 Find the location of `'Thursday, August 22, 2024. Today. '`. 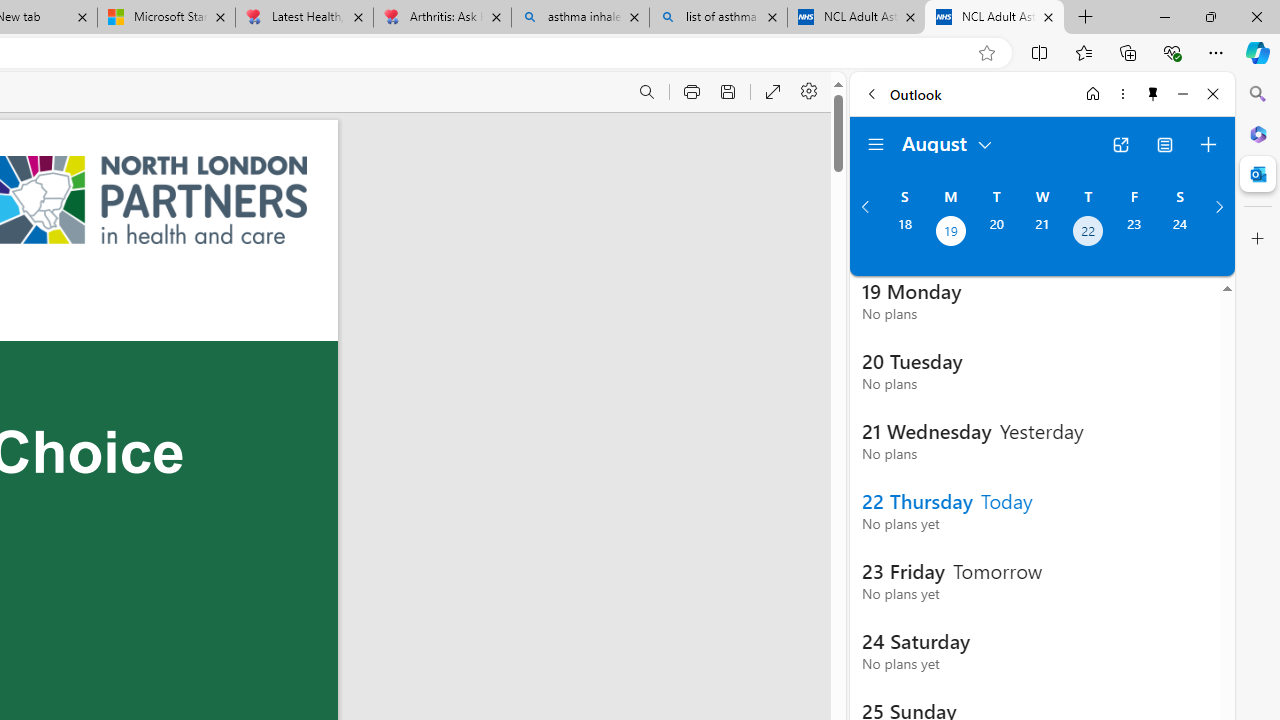

'Thursday, August 22, 2024. Today. ' is located at coordinates (1087, 232).